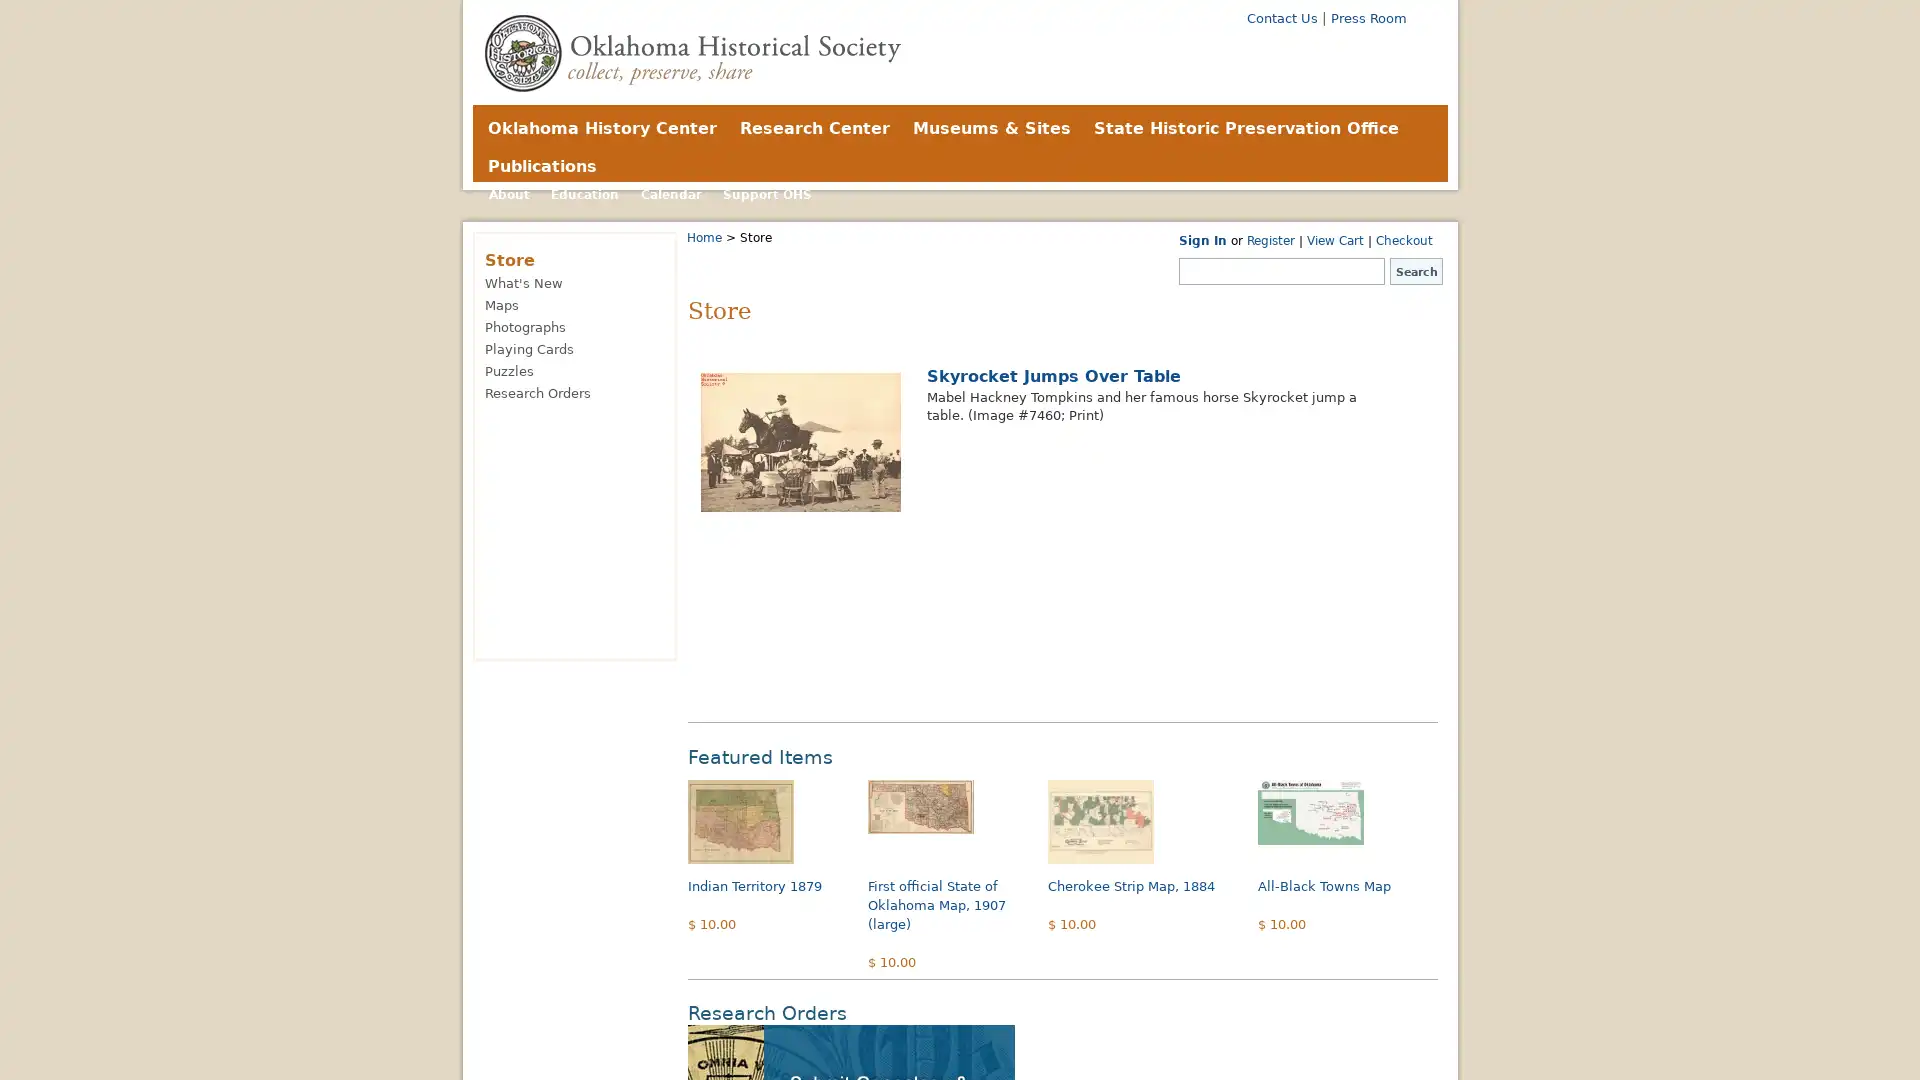  Describe the element at coordinates (1414, 271) in the screenshot. I see `Search` at that location.